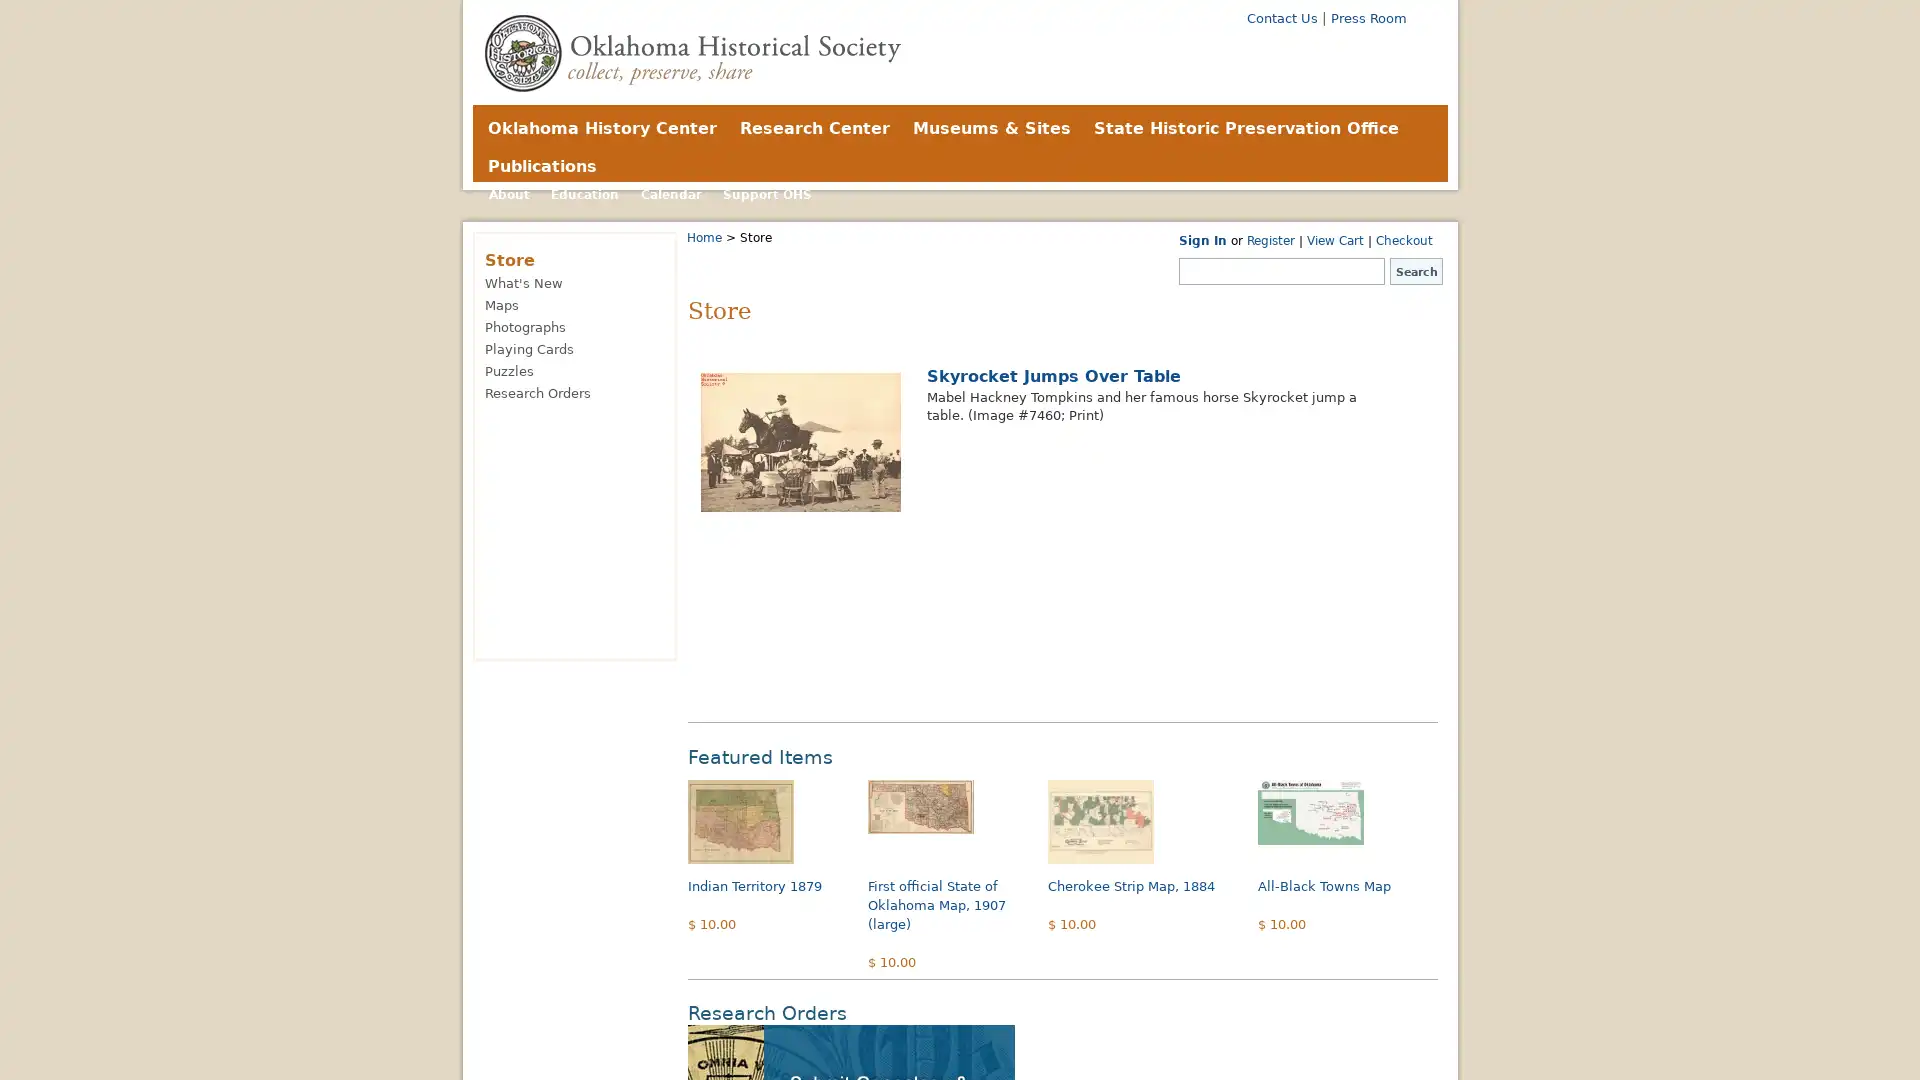  Describe the element at coordinates (1414, 271) in the screenshot. I see `Search` at that location.